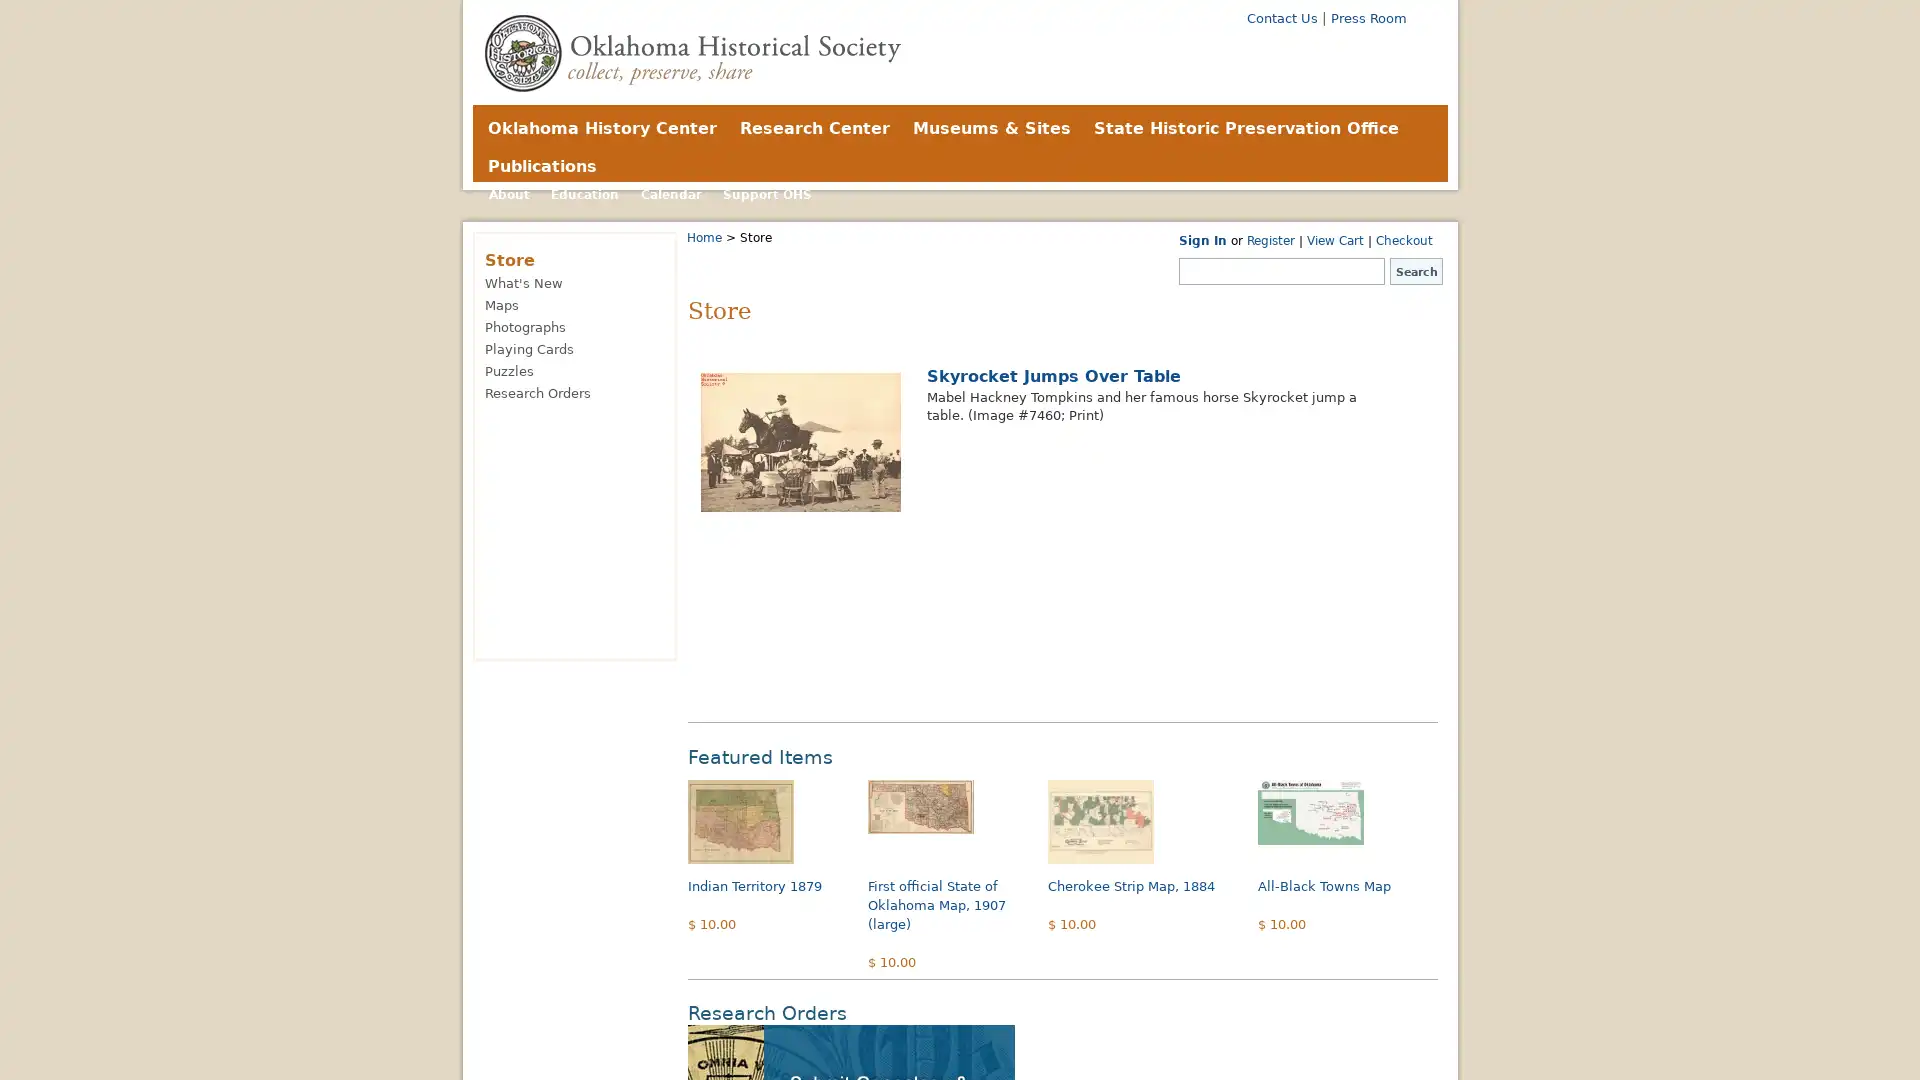  Describe the element at coordinates (1414, 271) in the screenshot. I see `Search` at that location.